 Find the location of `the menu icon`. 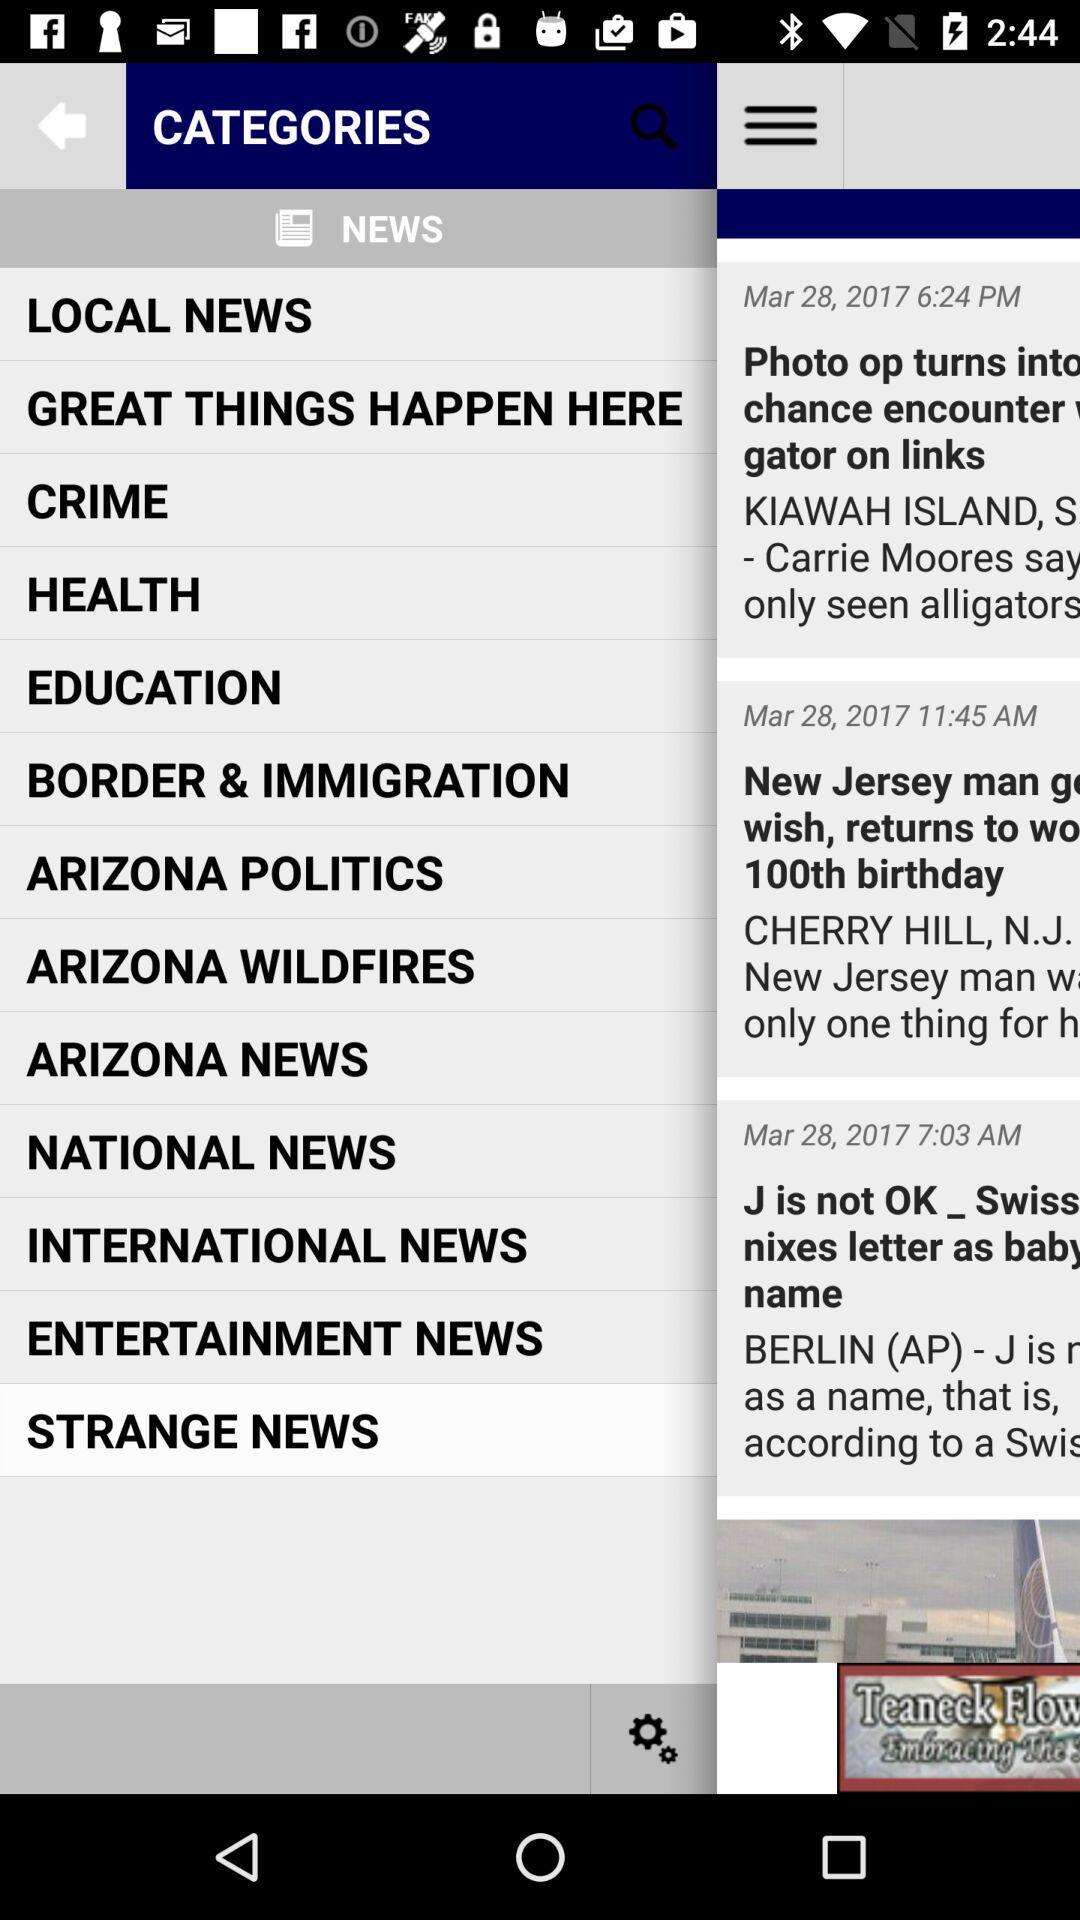

the menu icon is located at coordinates (778, 124).